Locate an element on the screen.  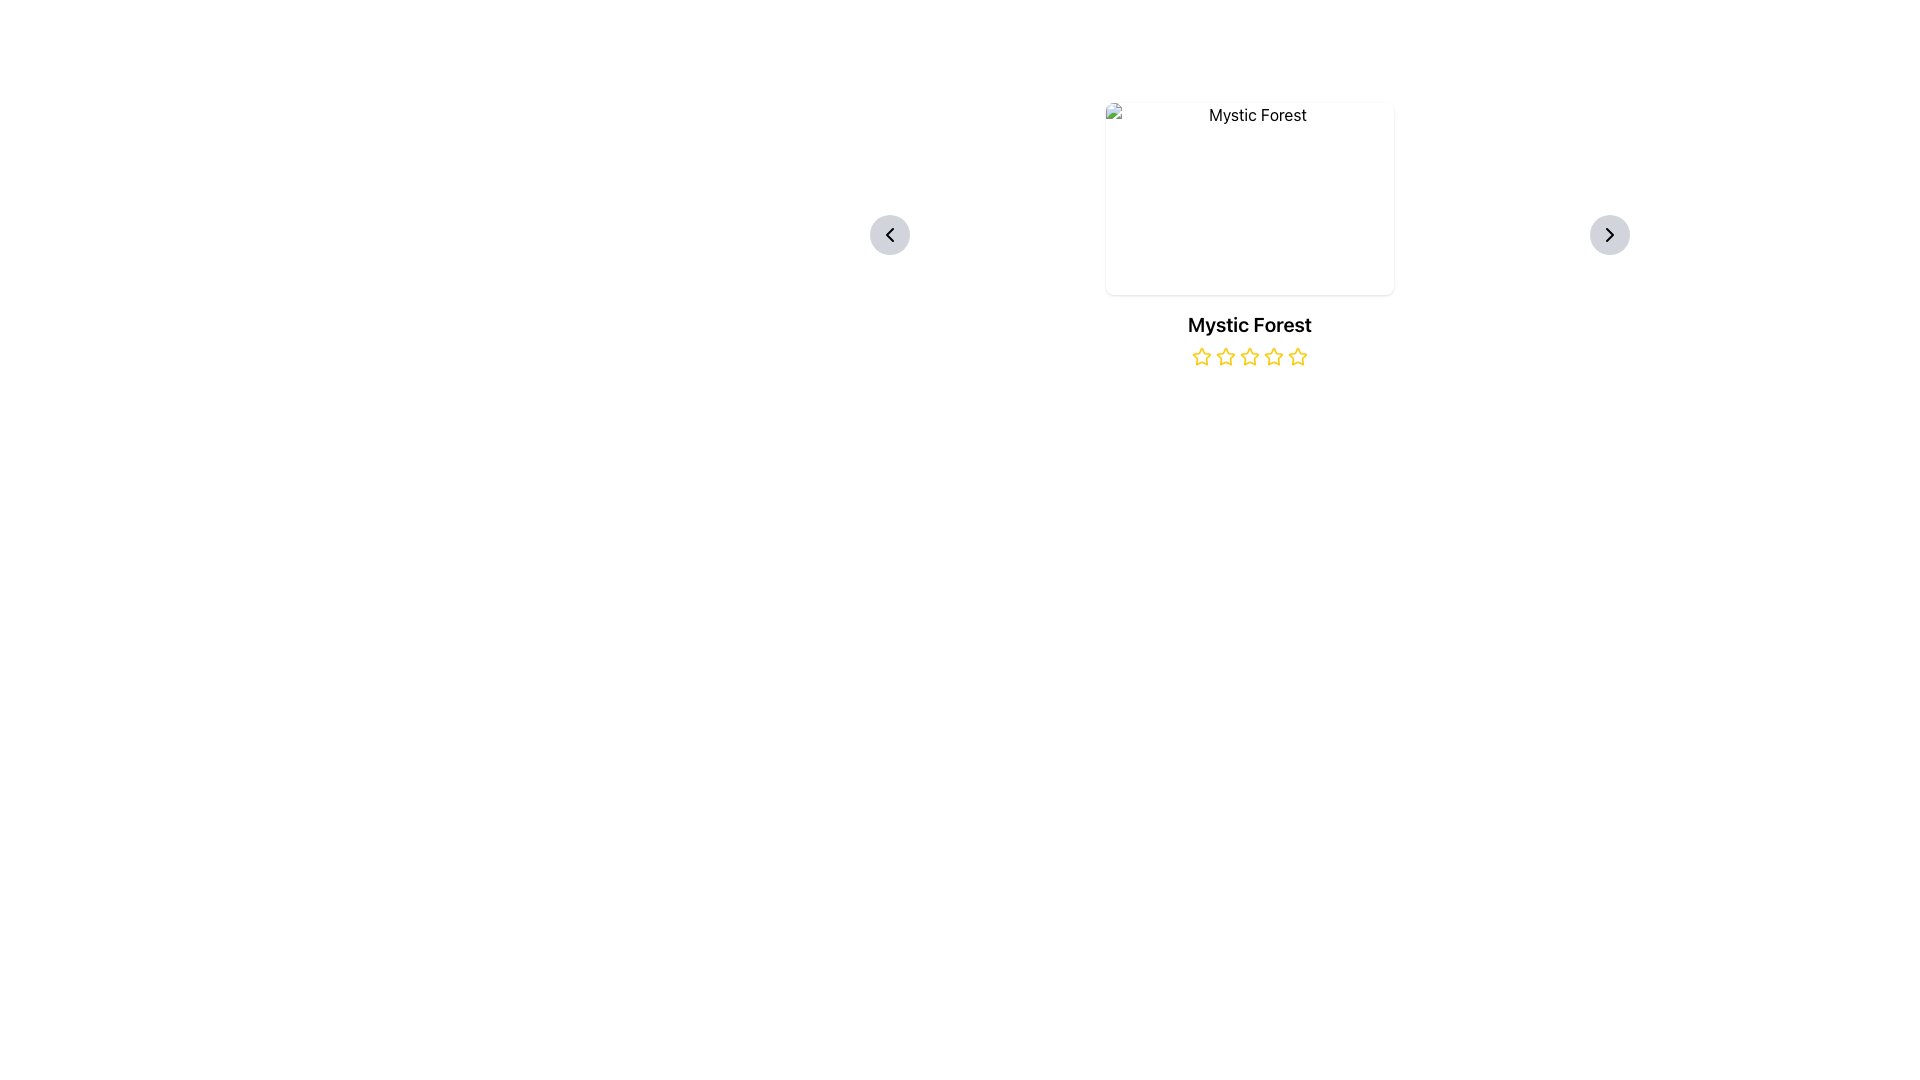
the fifth star icon in the rating system below the text 'Mystic Forest' is located at coordinates (1297, 356).